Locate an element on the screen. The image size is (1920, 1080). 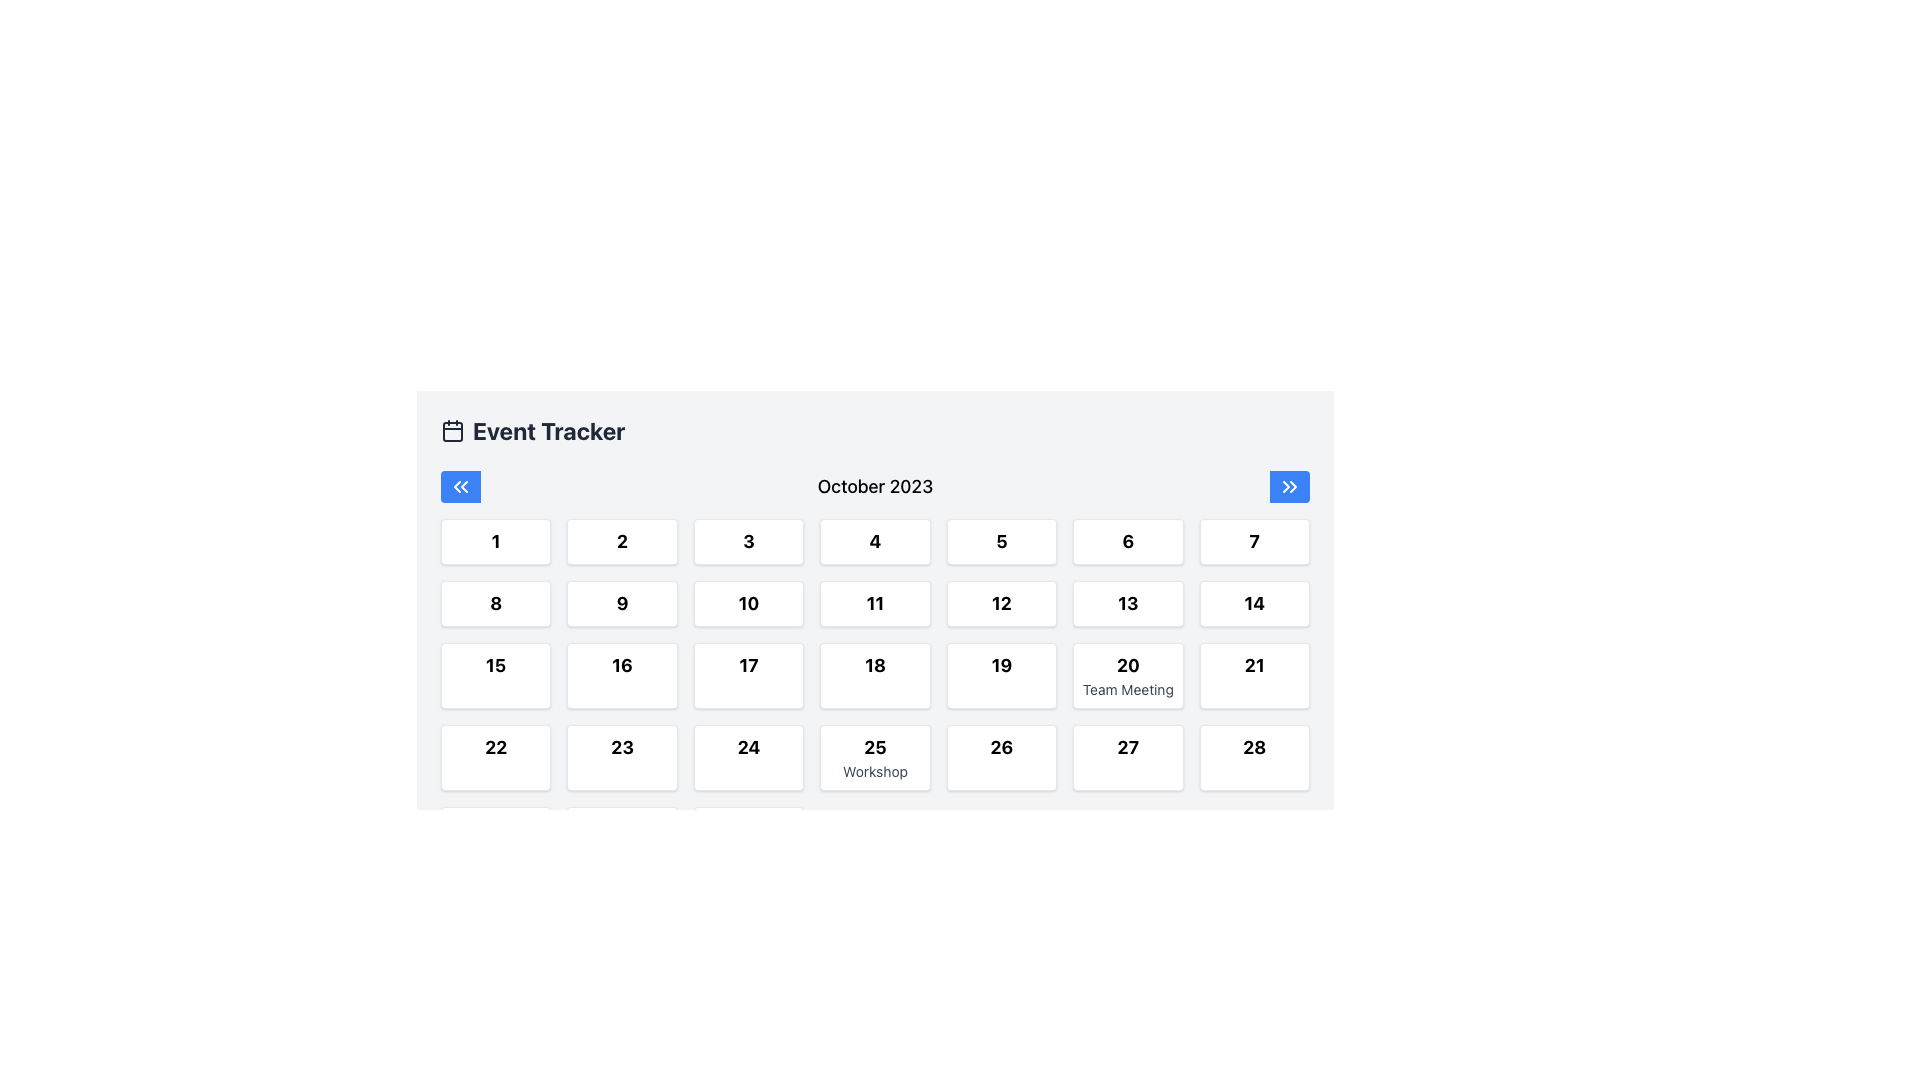
the bold text displaying the number '19' which is centrally aligned within the tile for October 19 in the calendar grid is located at coordinates (1001, 666).